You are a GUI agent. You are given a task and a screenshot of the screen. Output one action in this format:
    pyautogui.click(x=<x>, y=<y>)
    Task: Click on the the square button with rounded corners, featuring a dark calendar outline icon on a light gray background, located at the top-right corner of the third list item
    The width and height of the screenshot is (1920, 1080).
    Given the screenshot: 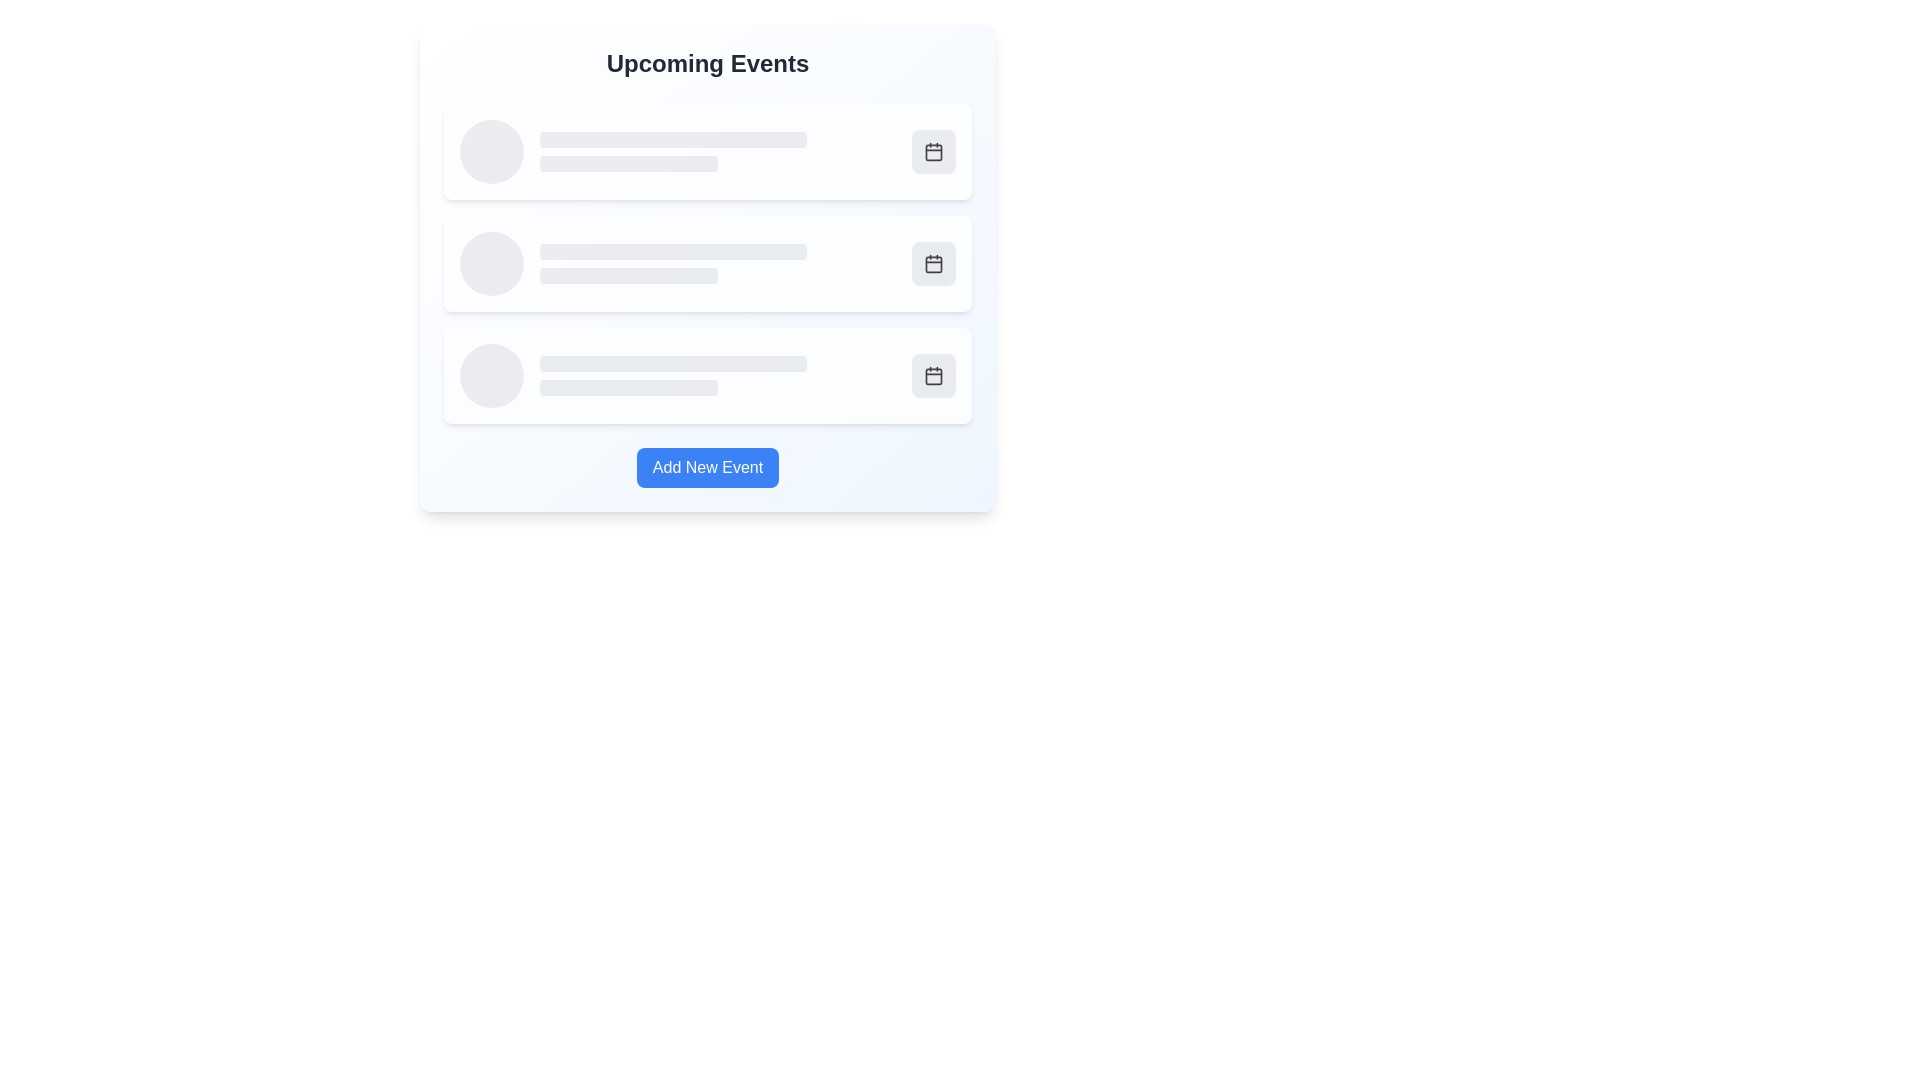 What is the action you would take?
    pyautogui.click(x=933, y=375)
    